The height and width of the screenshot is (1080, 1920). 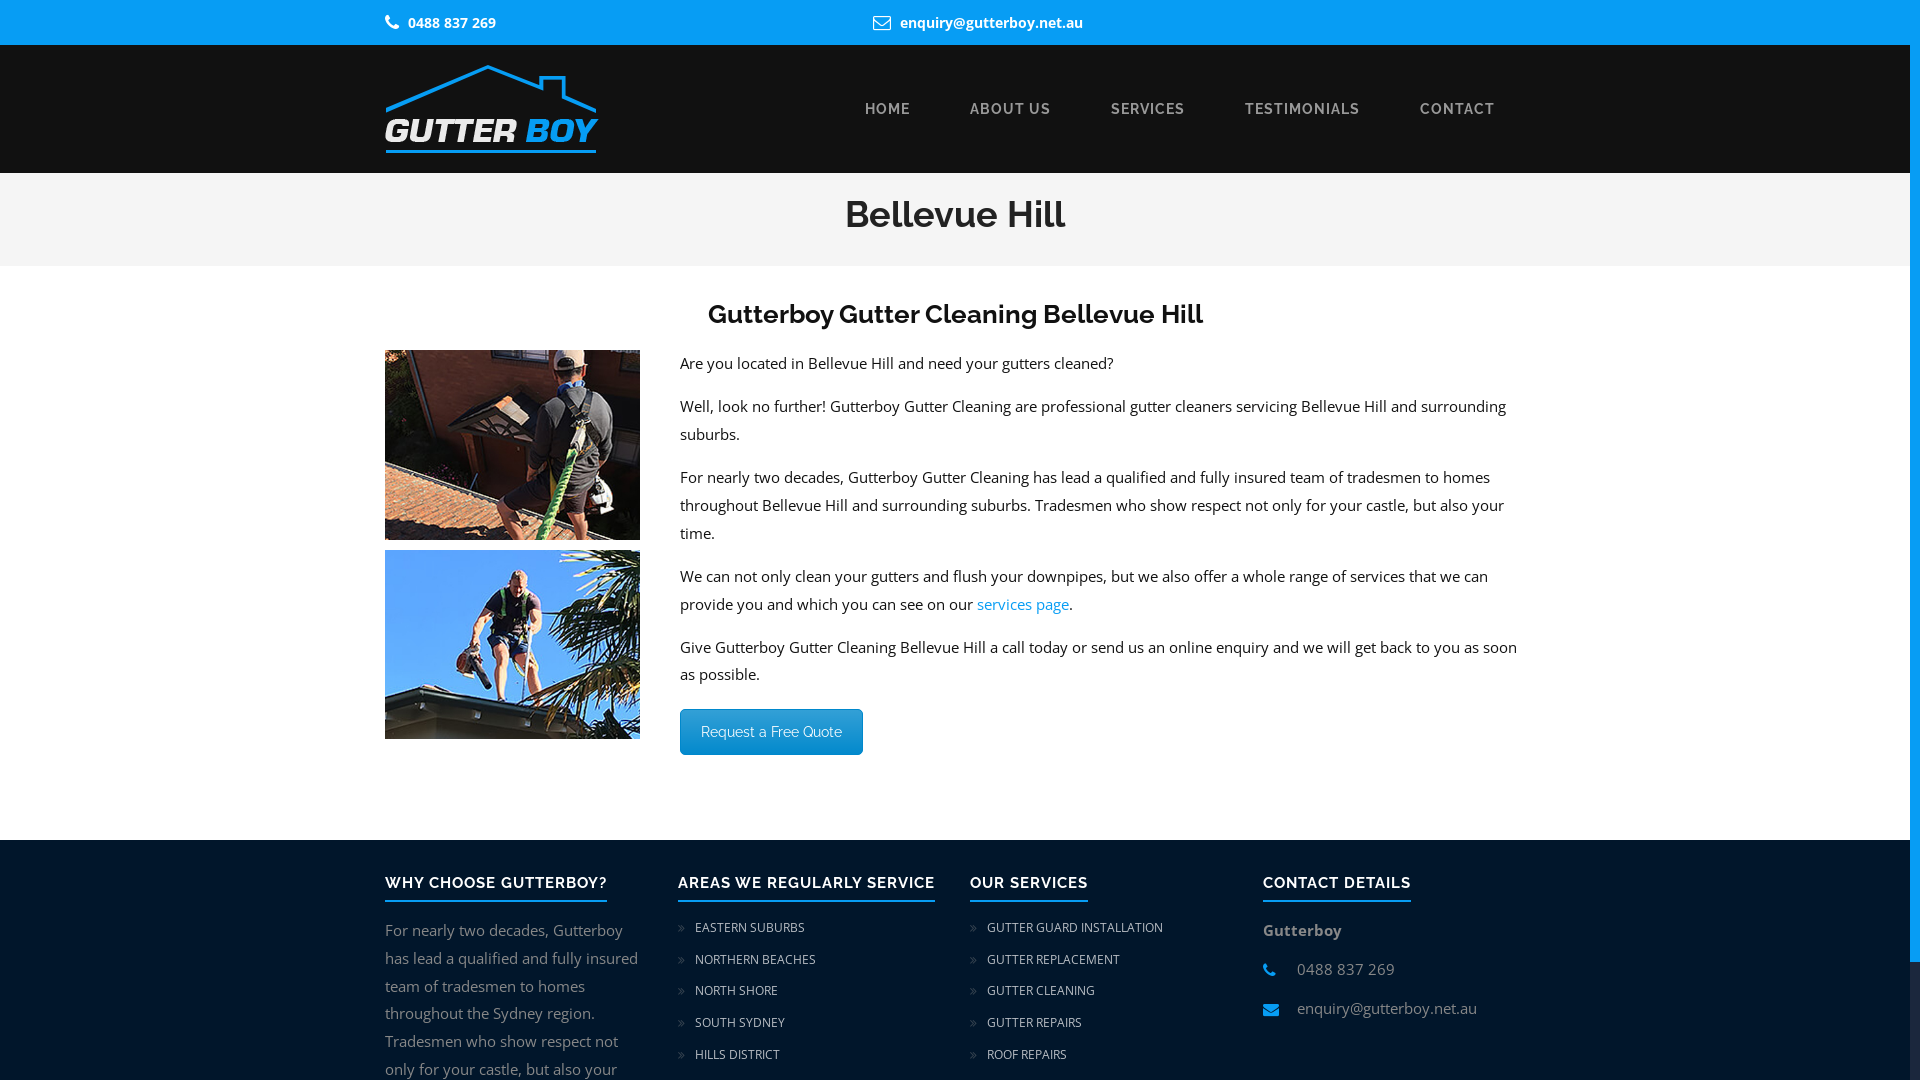 I want to click on 'CONTACT', so click(x=1457, y=109).